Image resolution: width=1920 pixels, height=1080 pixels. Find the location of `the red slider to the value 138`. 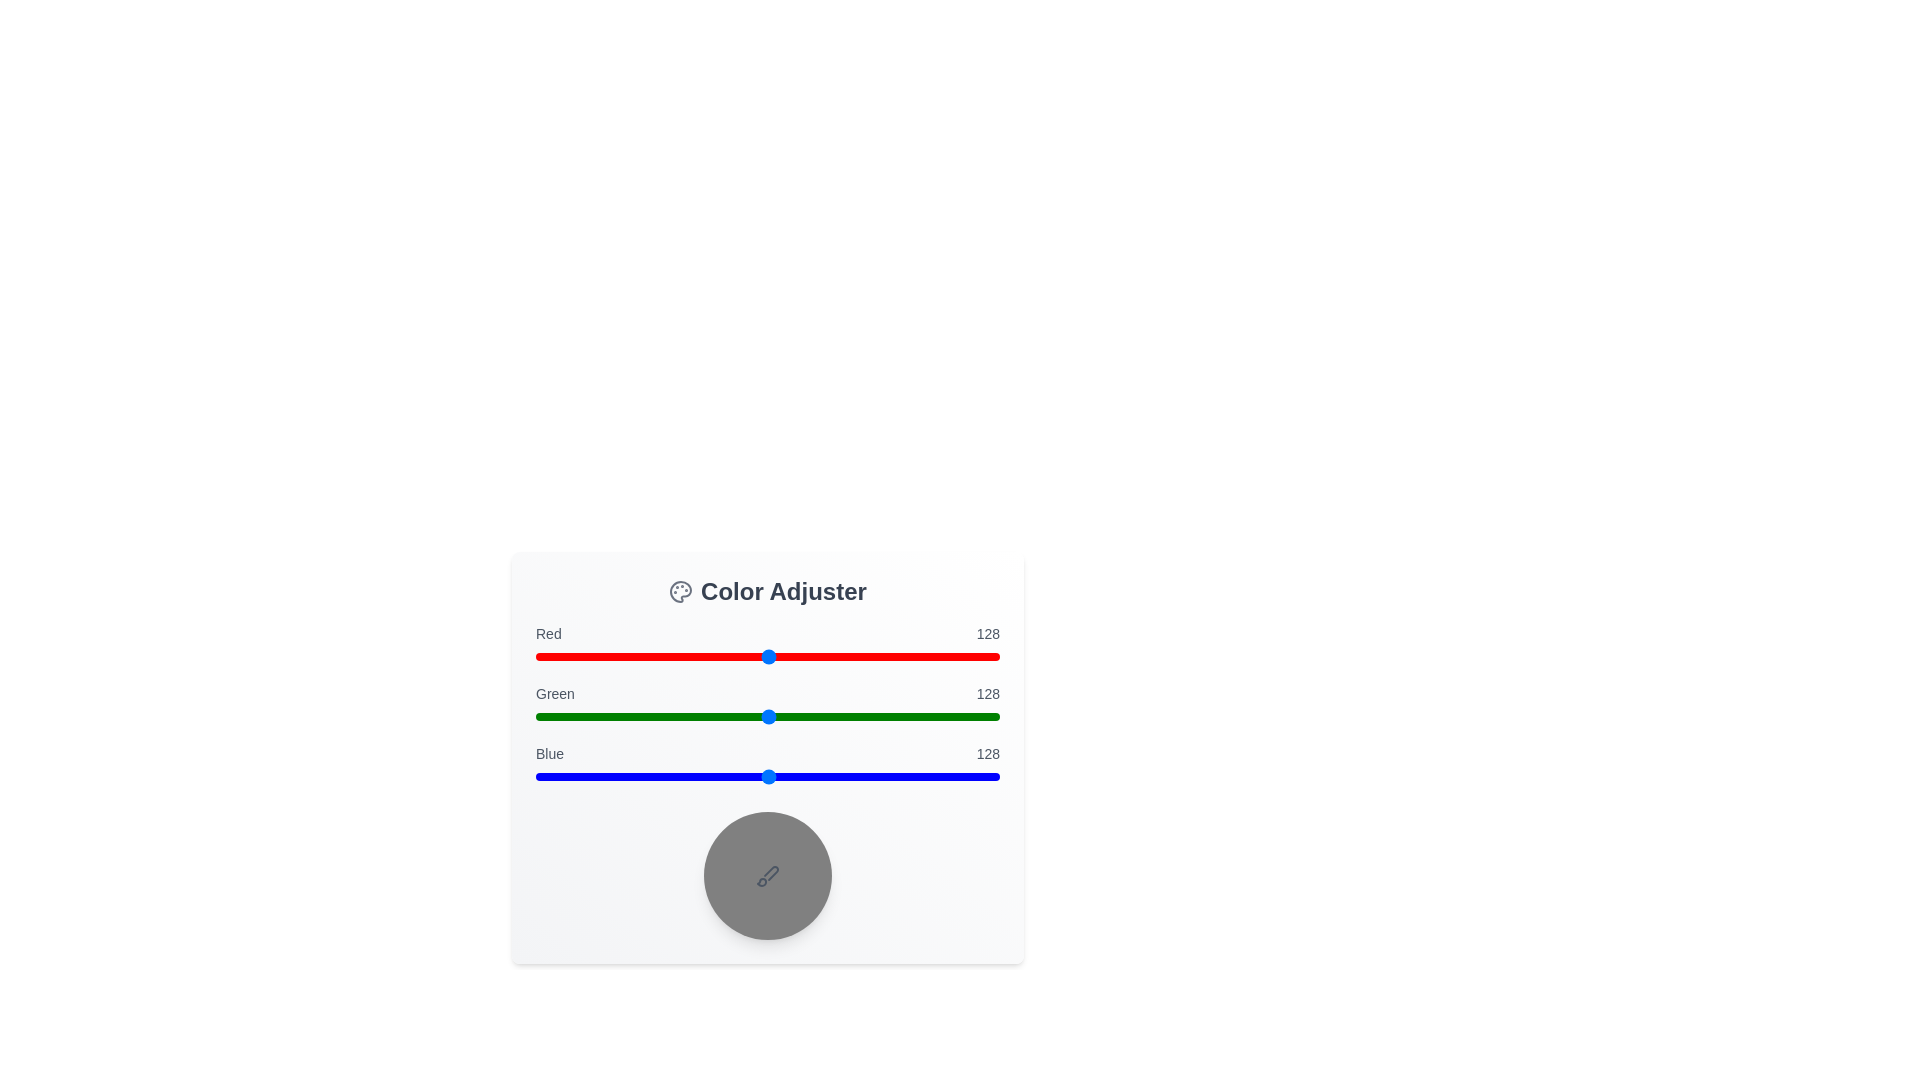

the red slider to the value 138 is located at coordinates (786, 656).